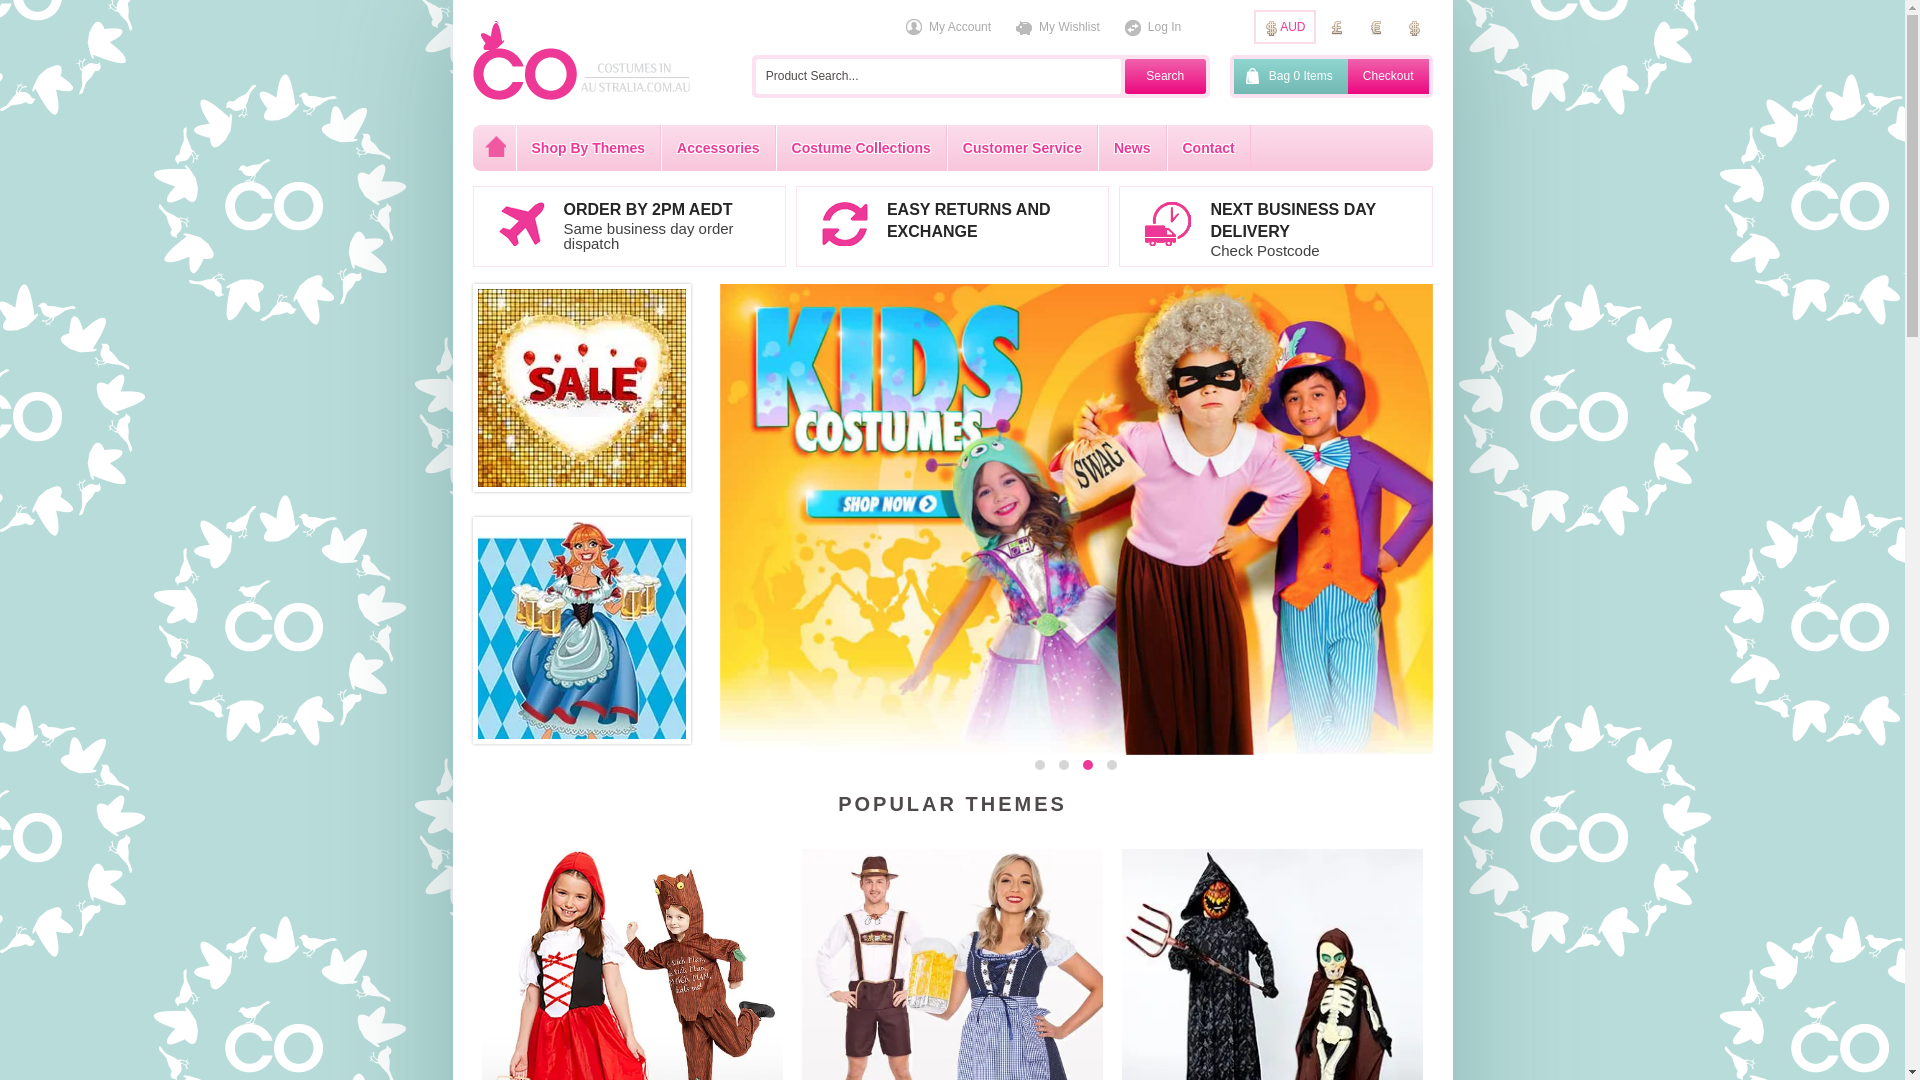 The image size is (1920, 1080). Describe the element at coordinates (1335, 27) in the screenshot. I see `'British Pound - GBP'` at that location.